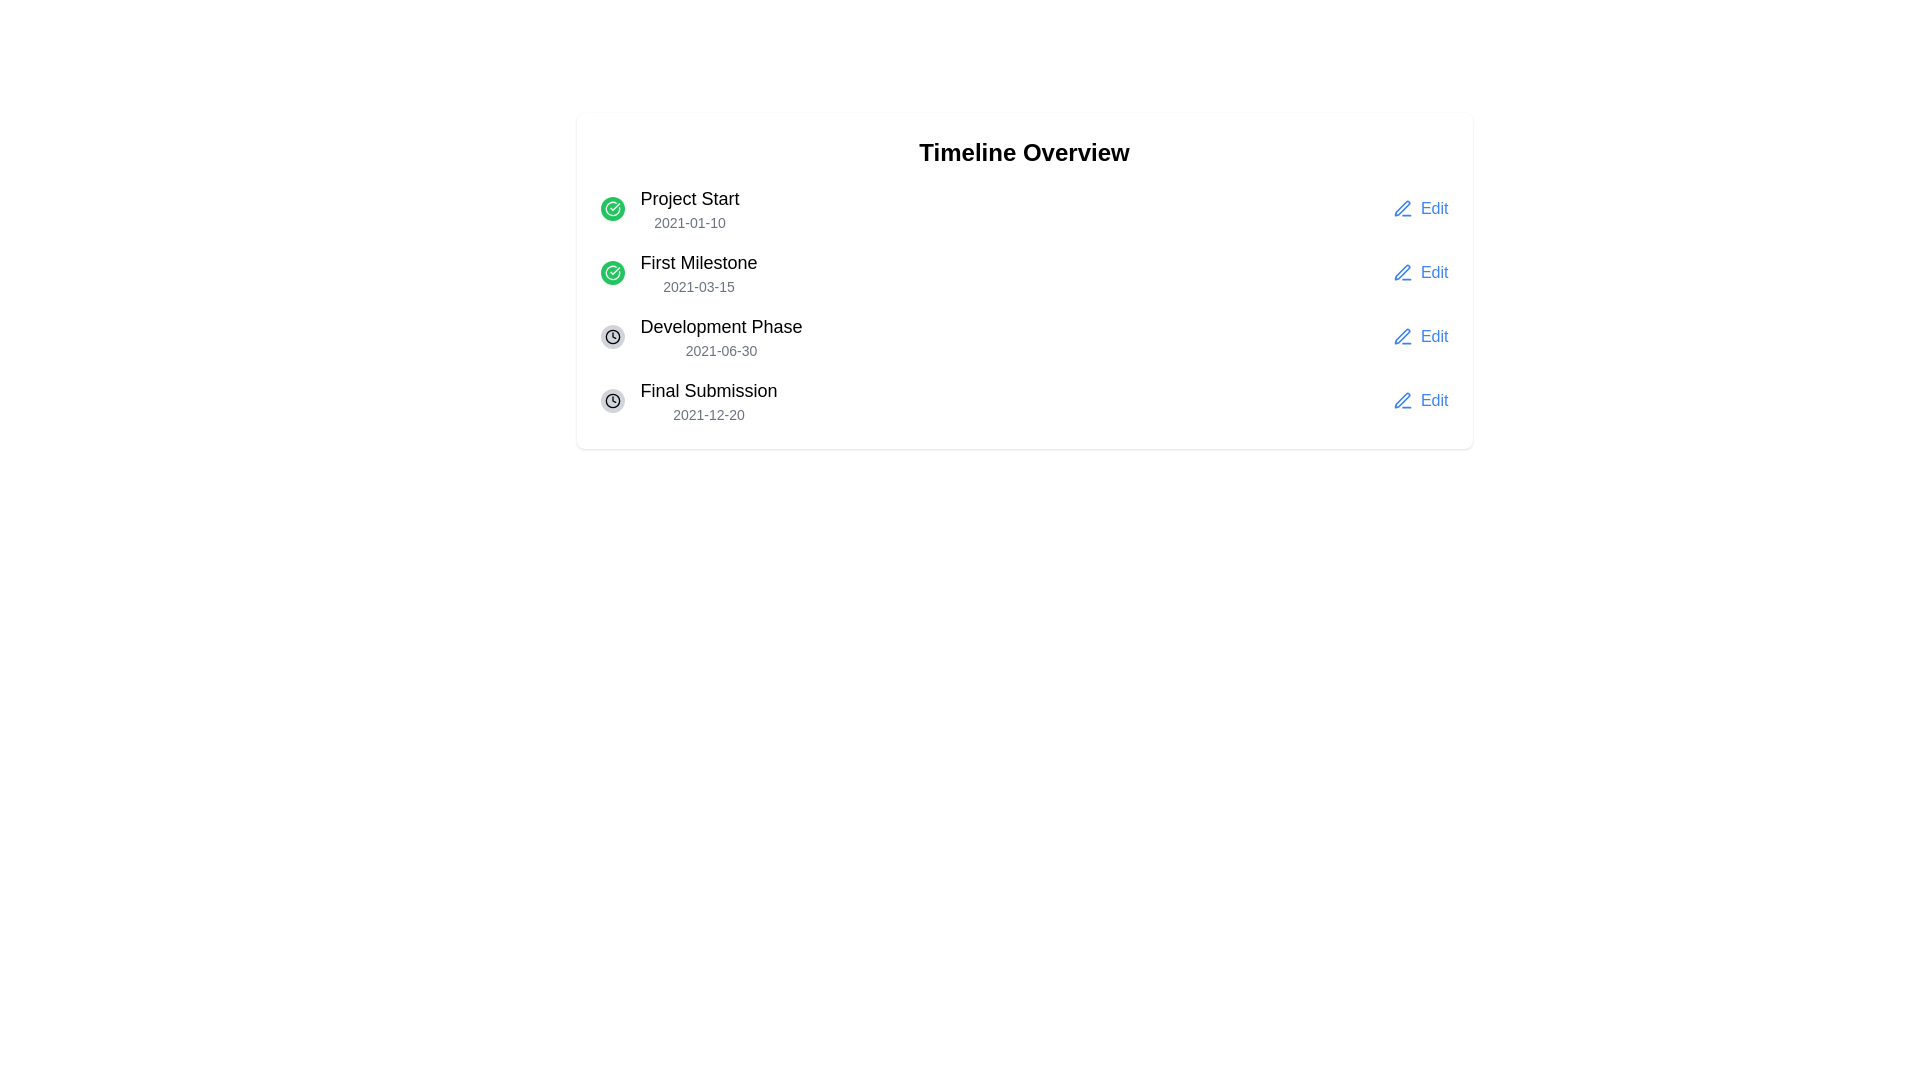  I want to click on the interactive button at the far right of the 'Final Submission' entry dated '2021-12-20' in the fourth row of the 'Timeline Overview', so click(1419, 401).